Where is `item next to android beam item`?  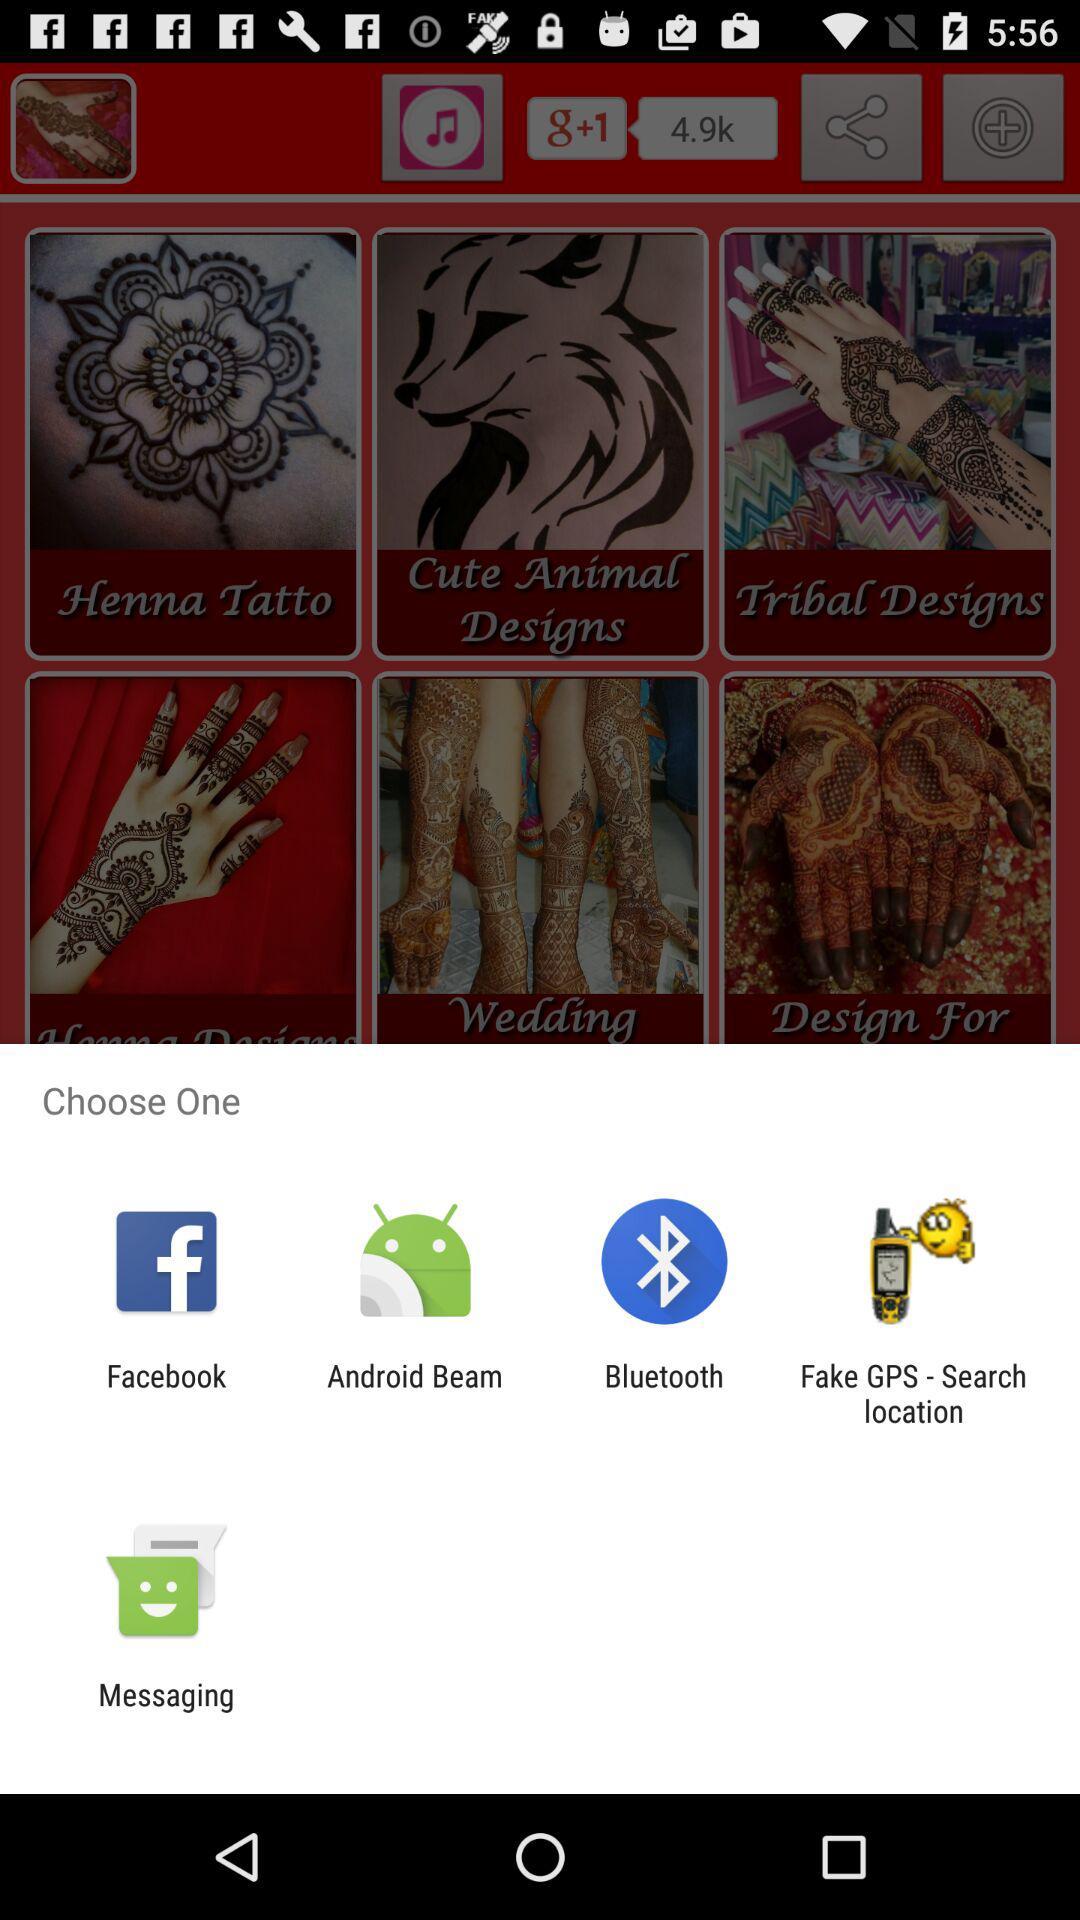 item next to android beam item is located at coordinates (165, 1392).